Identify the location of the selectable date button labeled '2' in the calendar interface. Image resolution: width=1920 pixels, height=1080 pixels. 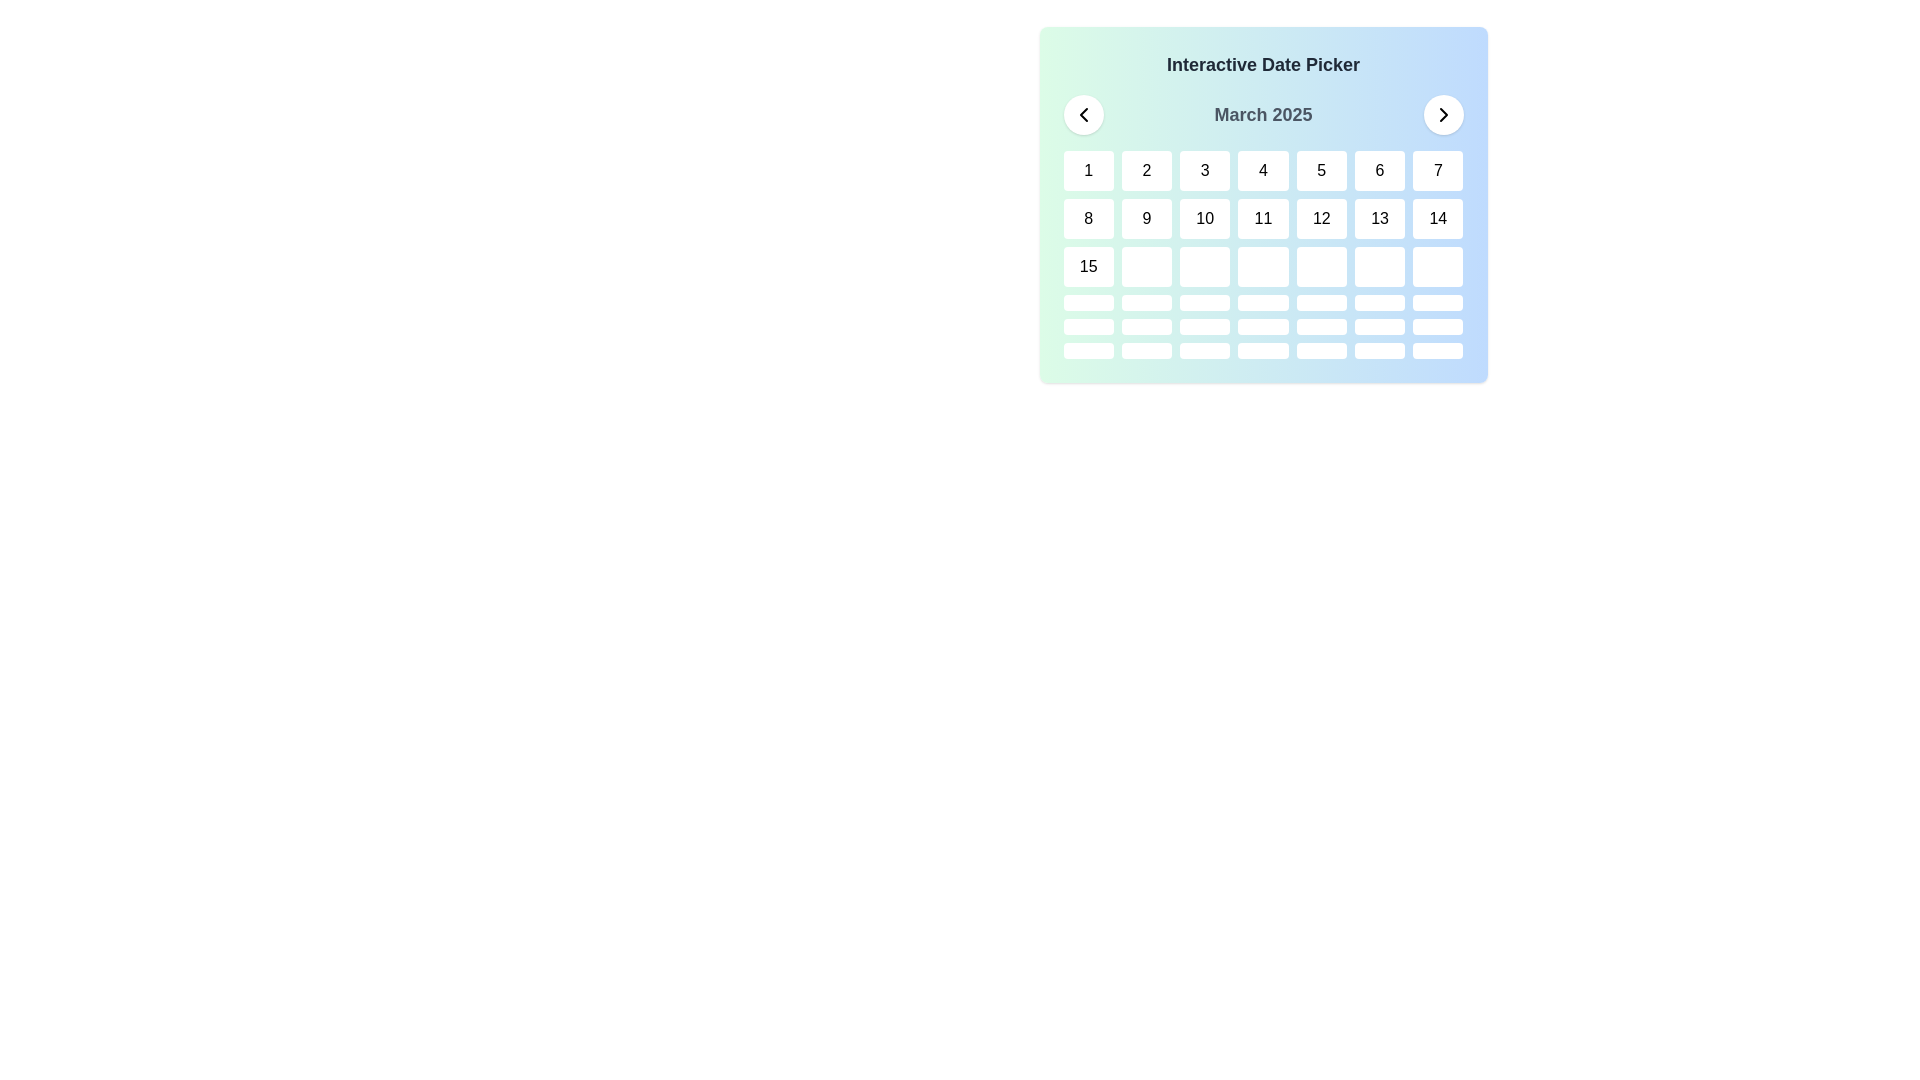
(1147, 169).